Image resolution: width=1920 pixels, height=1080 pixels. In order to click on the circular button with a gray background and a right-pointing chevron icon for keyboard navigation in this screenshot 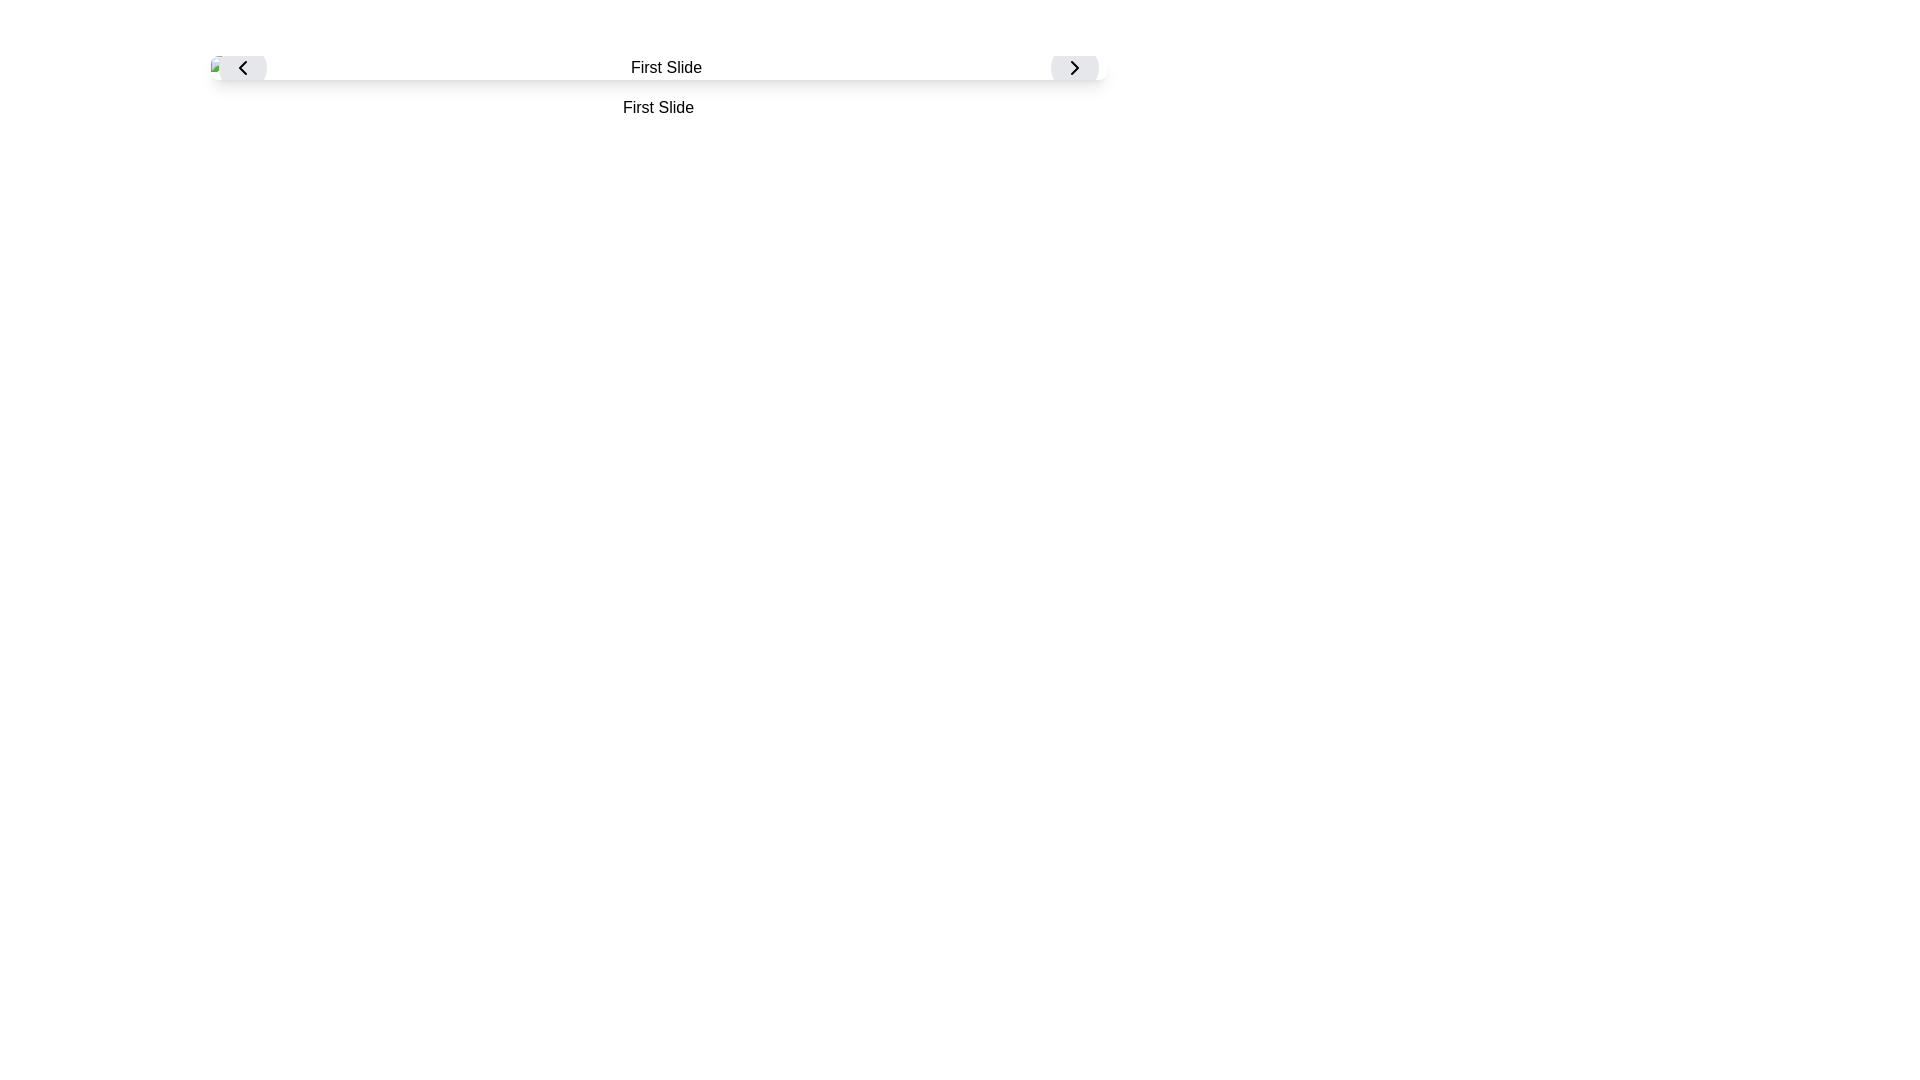, I will do `click(1073, 67)`.